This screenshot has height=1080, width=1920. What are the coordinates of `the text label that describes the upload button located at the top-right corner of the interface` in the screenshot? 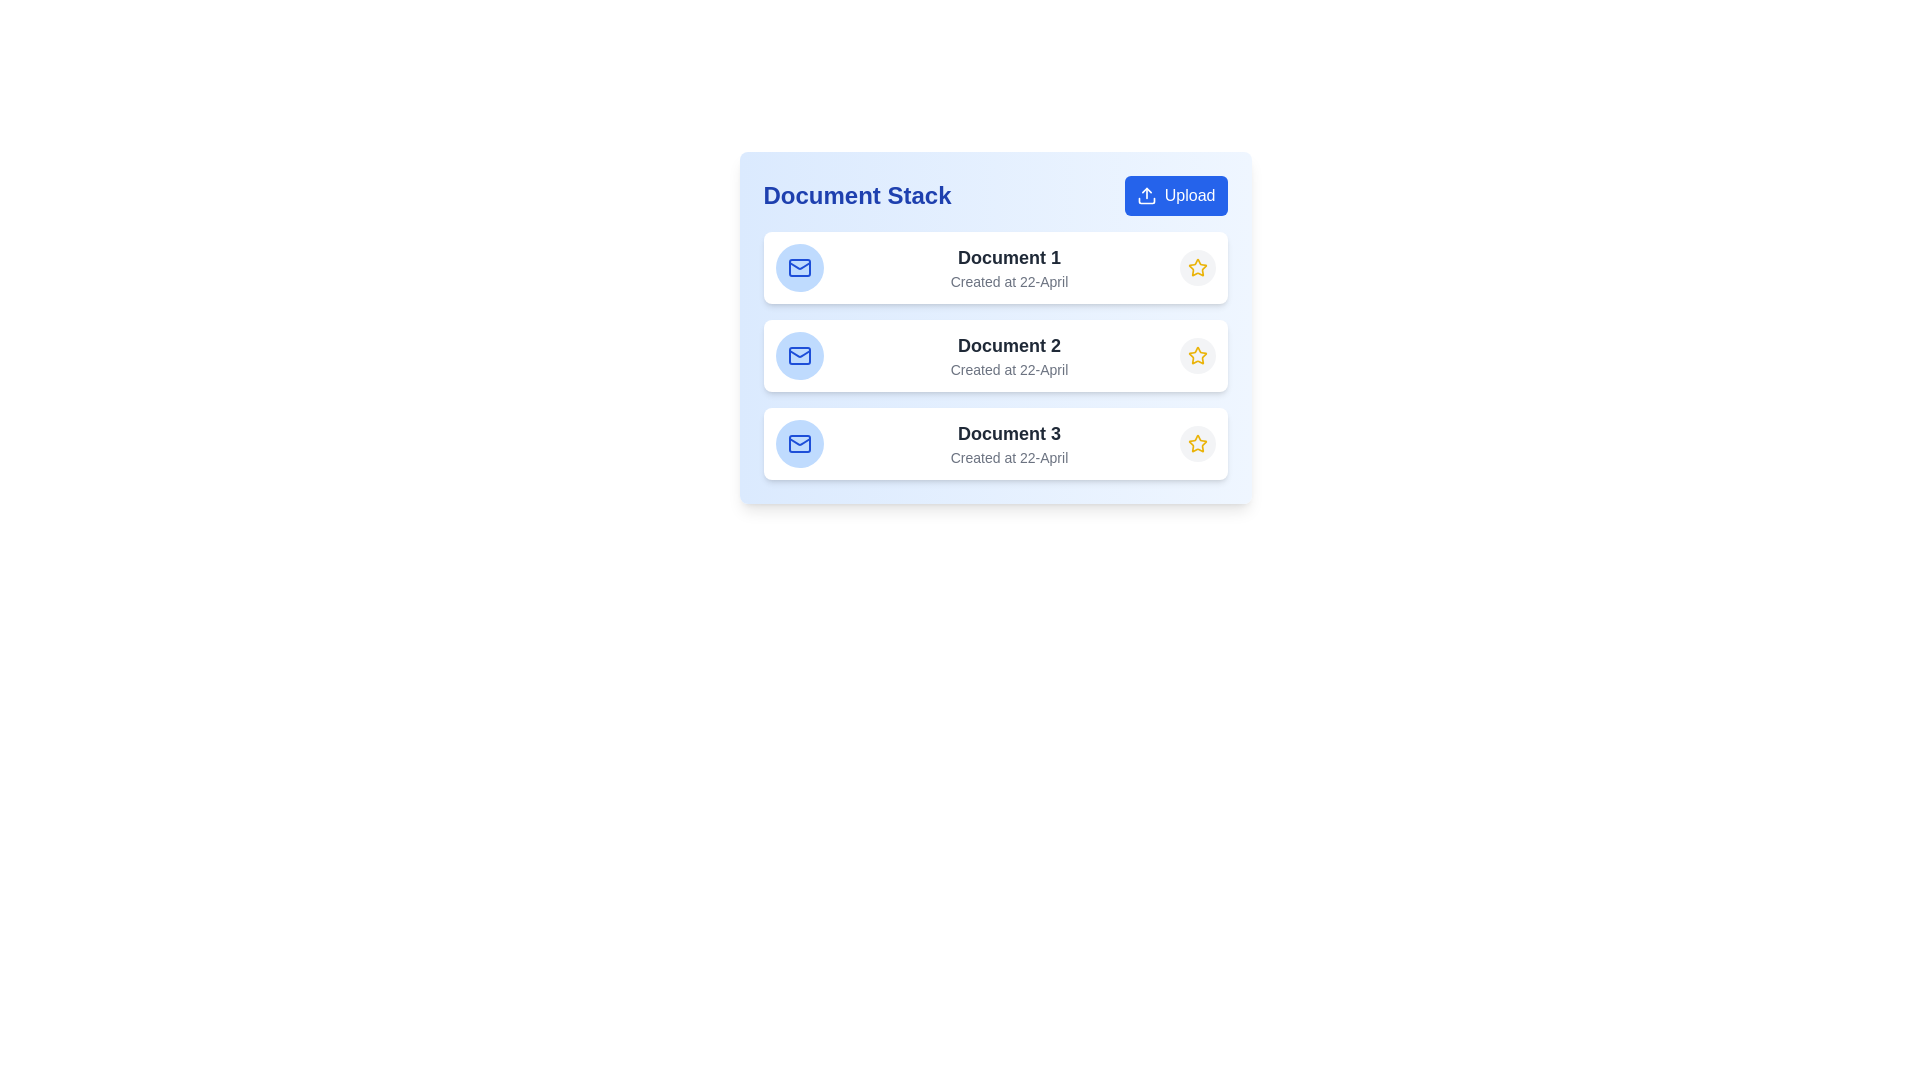 It's located at (1190, 196).